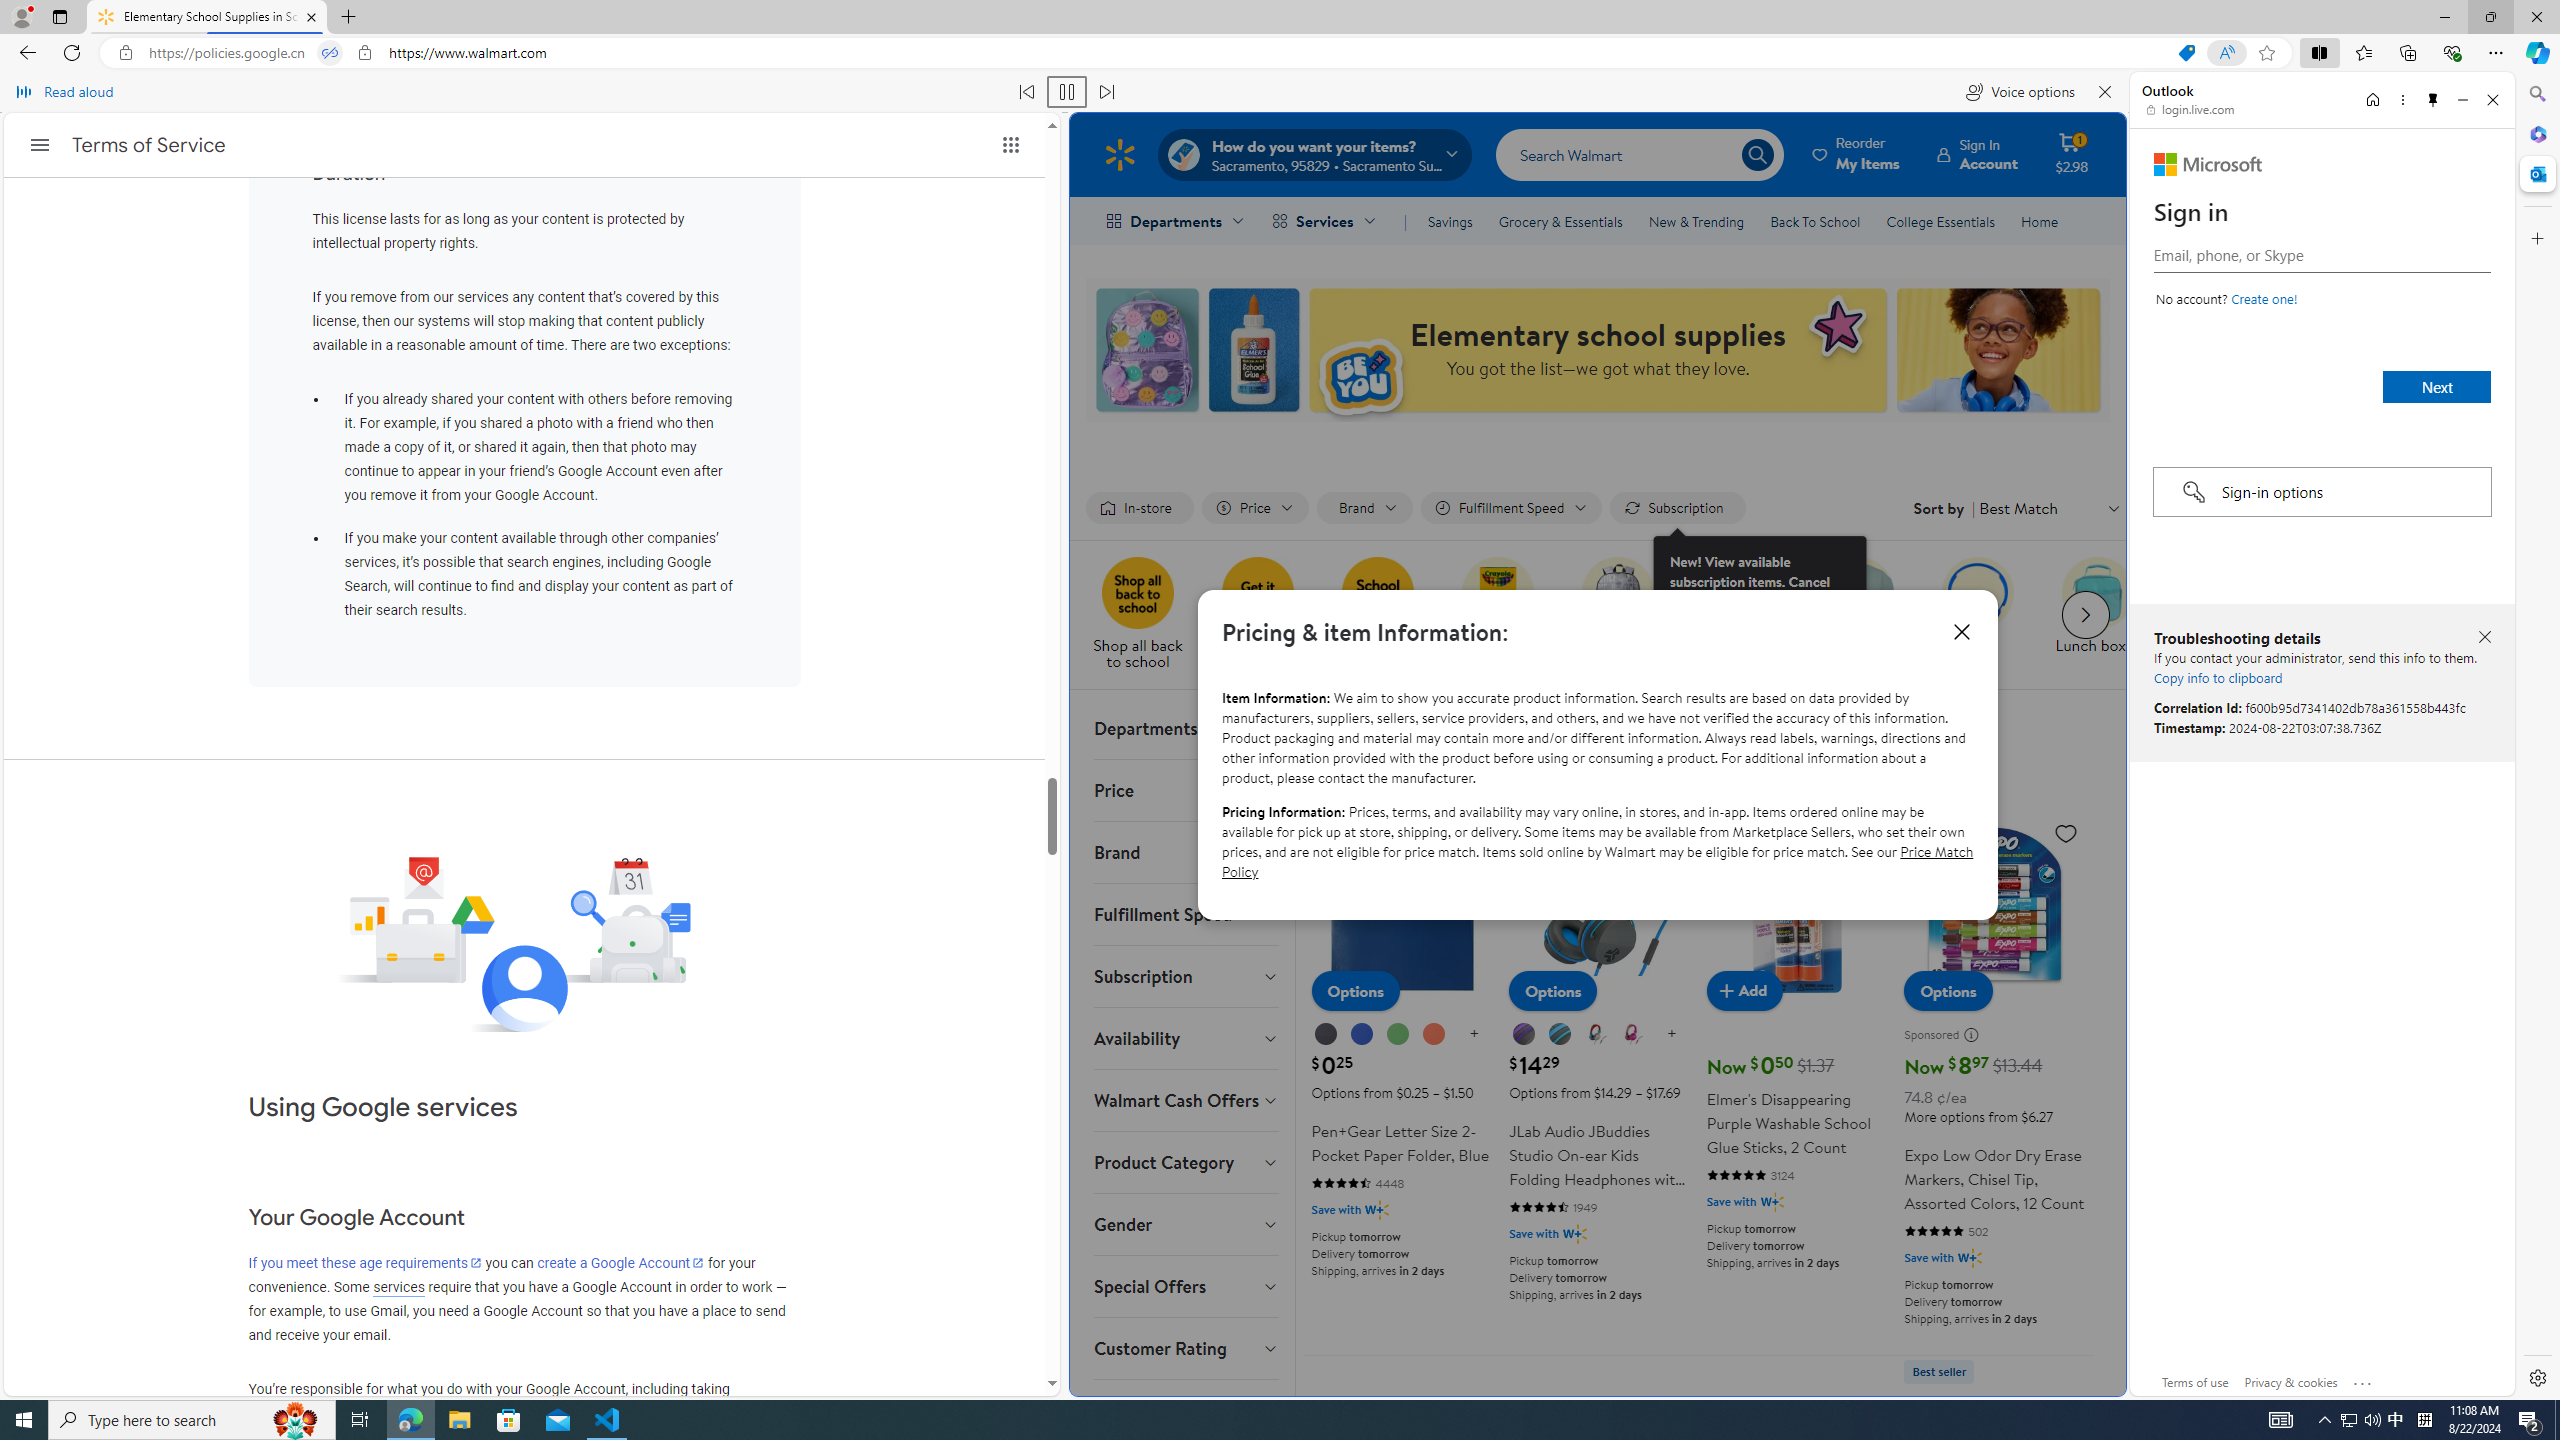  What do you see at coordinates (2364, 1378) in the screenshot?
I see `'Click here for troubleshooting information'` at bounding box center [2364, 1378].